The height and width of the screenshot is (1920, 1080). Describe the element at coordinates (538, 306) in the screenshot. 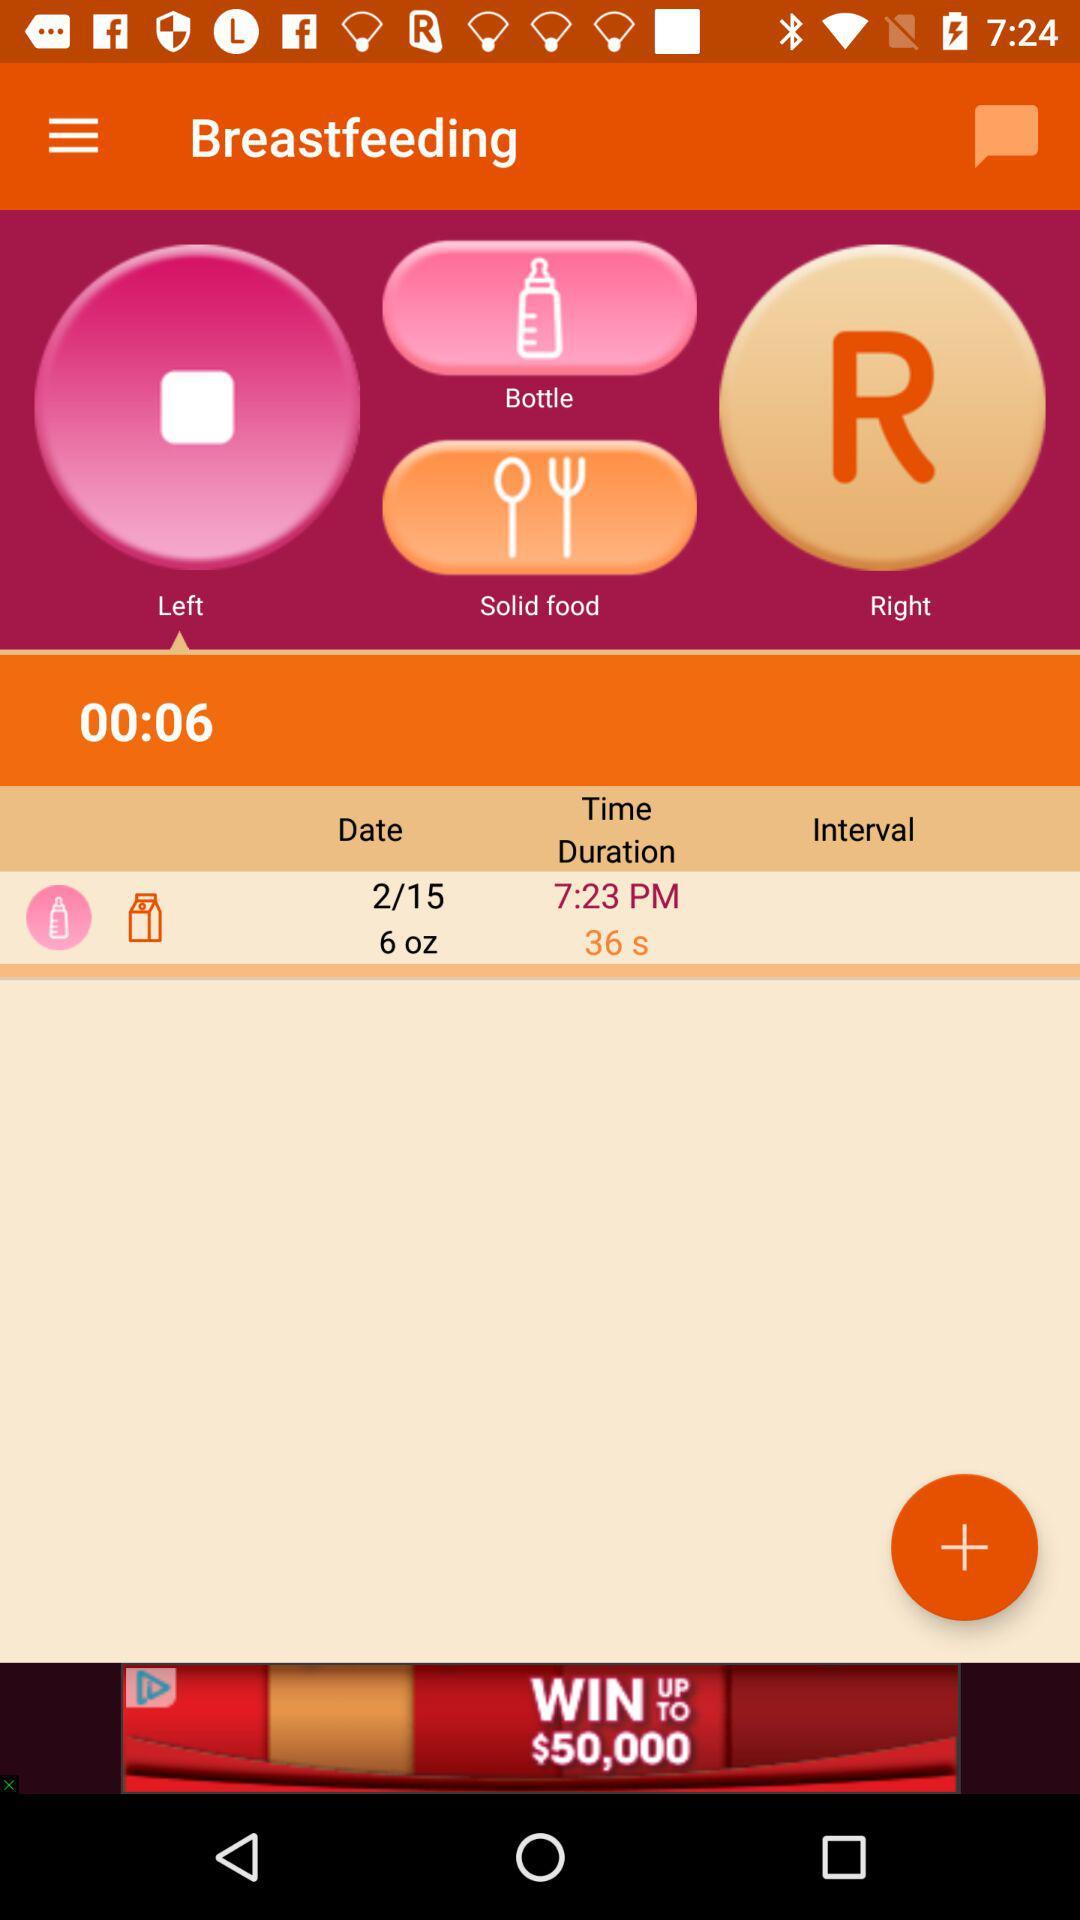

I see `the more icon` at that location.